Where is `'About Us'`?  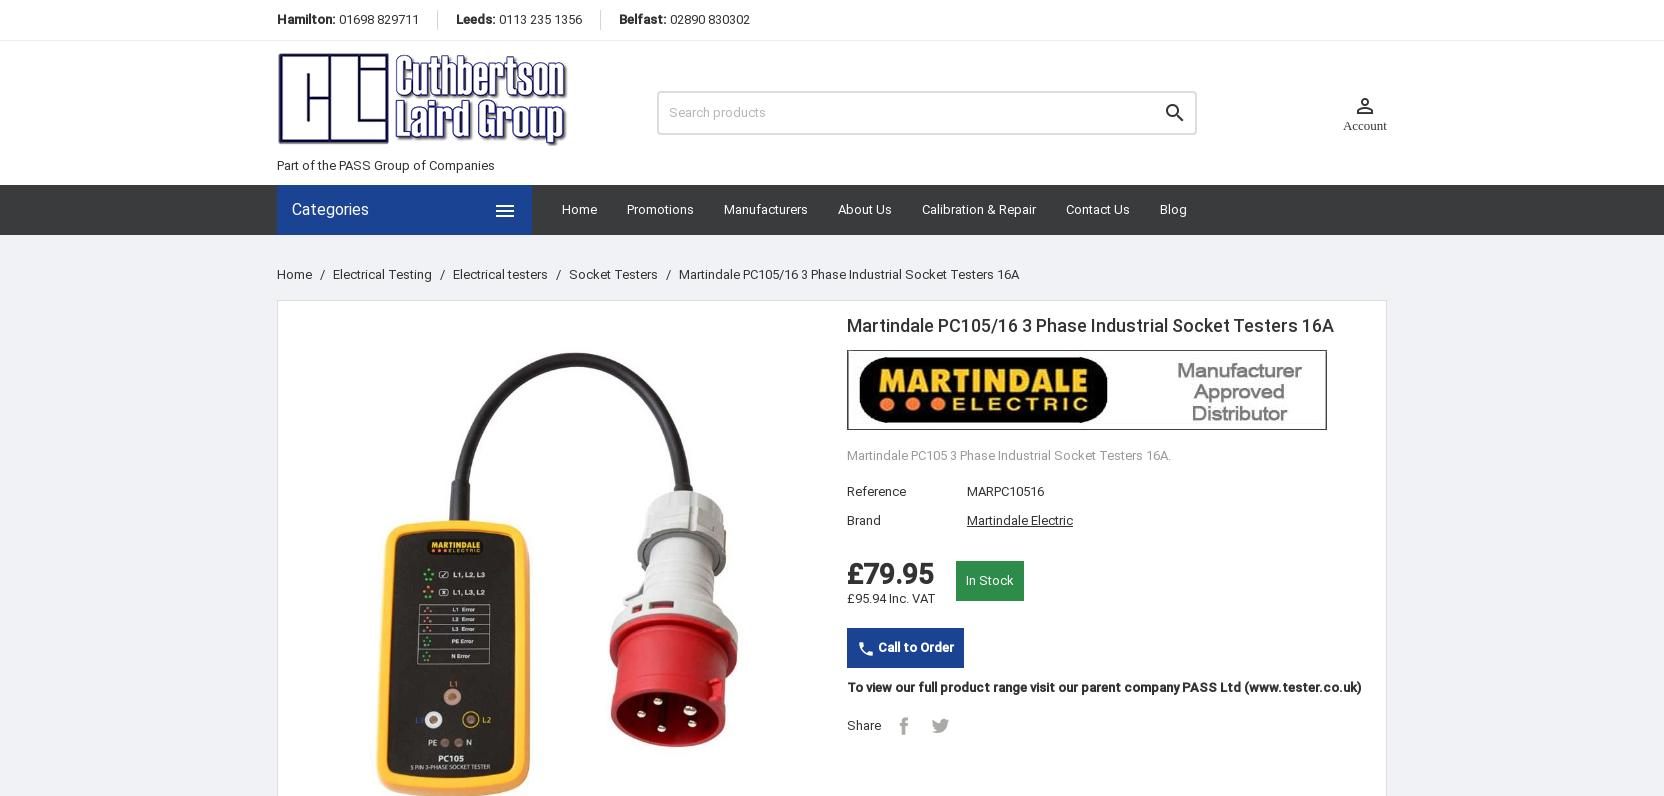
'About Us' is located at coordinates (863, 208).